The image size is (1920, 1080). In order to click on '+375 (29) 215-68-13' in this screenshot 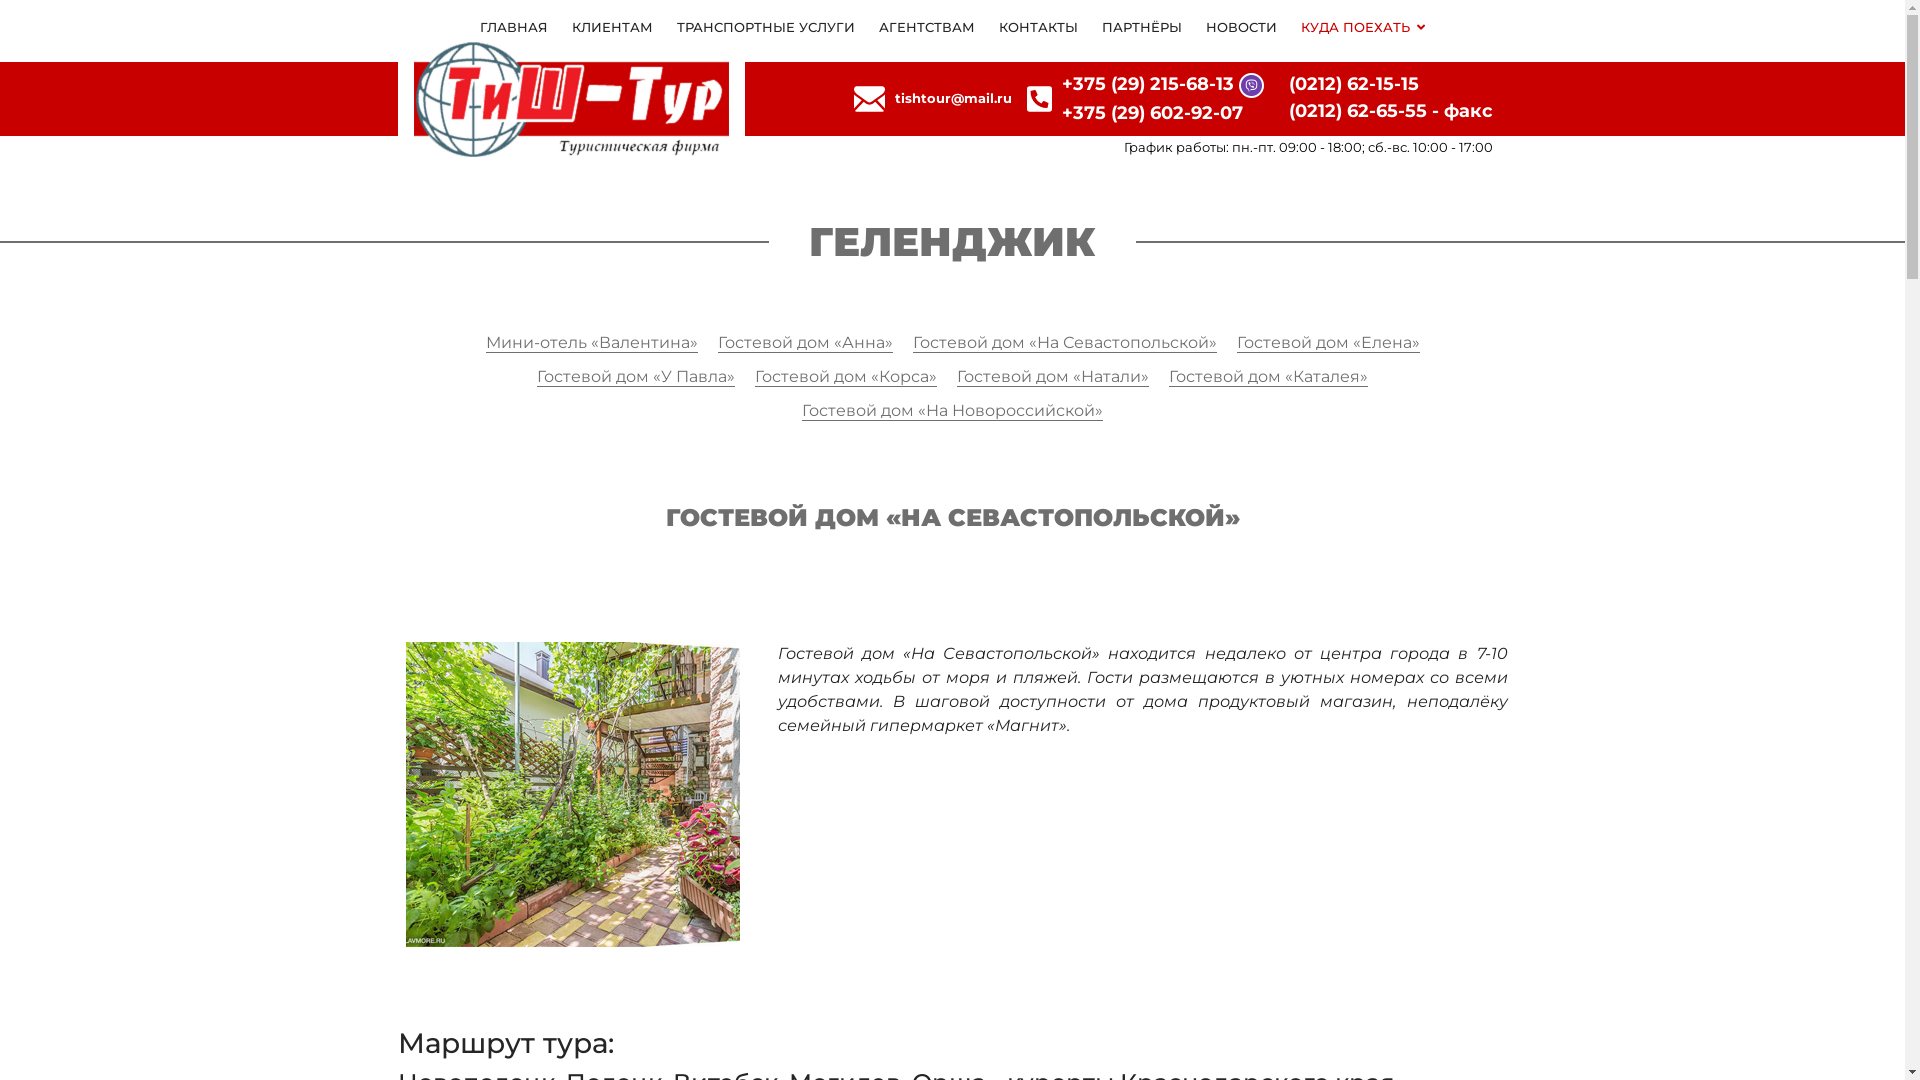, I will do `click(1147, 83)`.